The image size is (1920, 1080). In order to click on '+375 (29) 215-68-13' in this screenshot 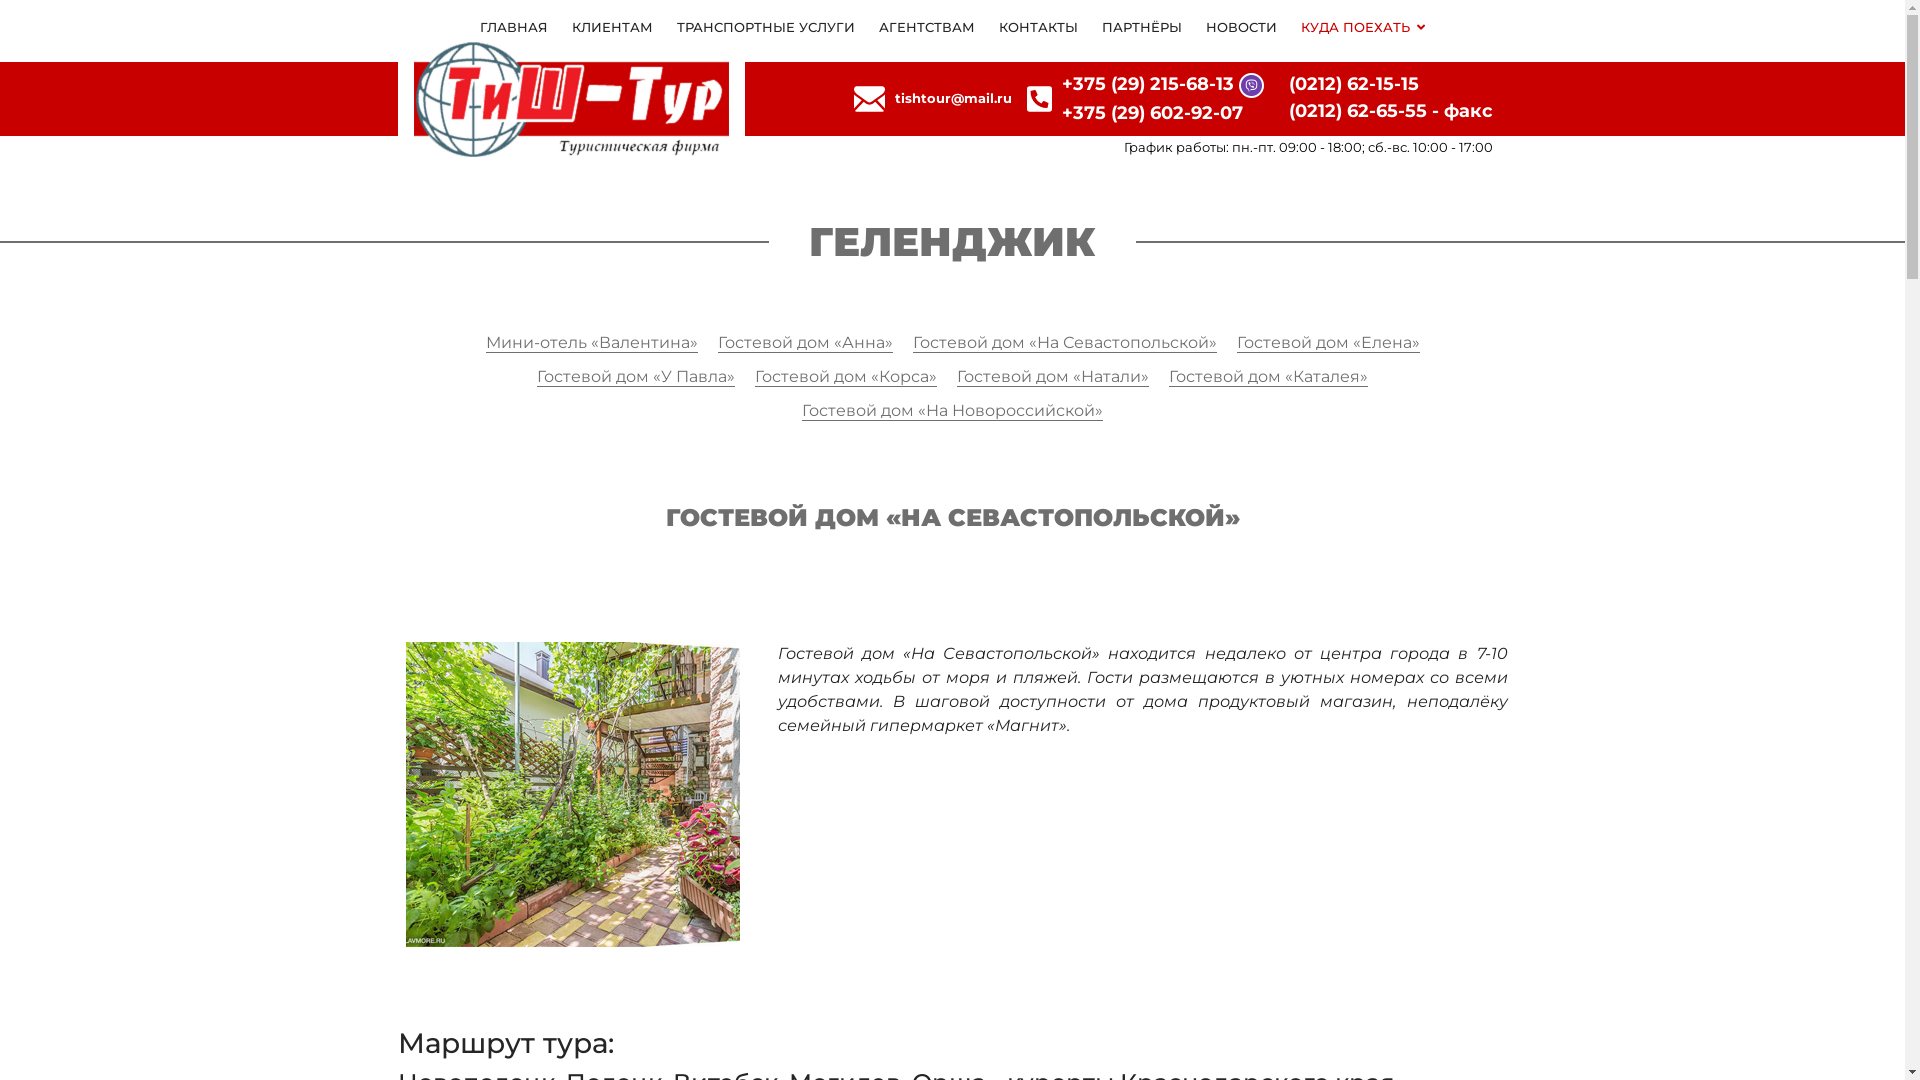, I will do `click(1147, 83)`.